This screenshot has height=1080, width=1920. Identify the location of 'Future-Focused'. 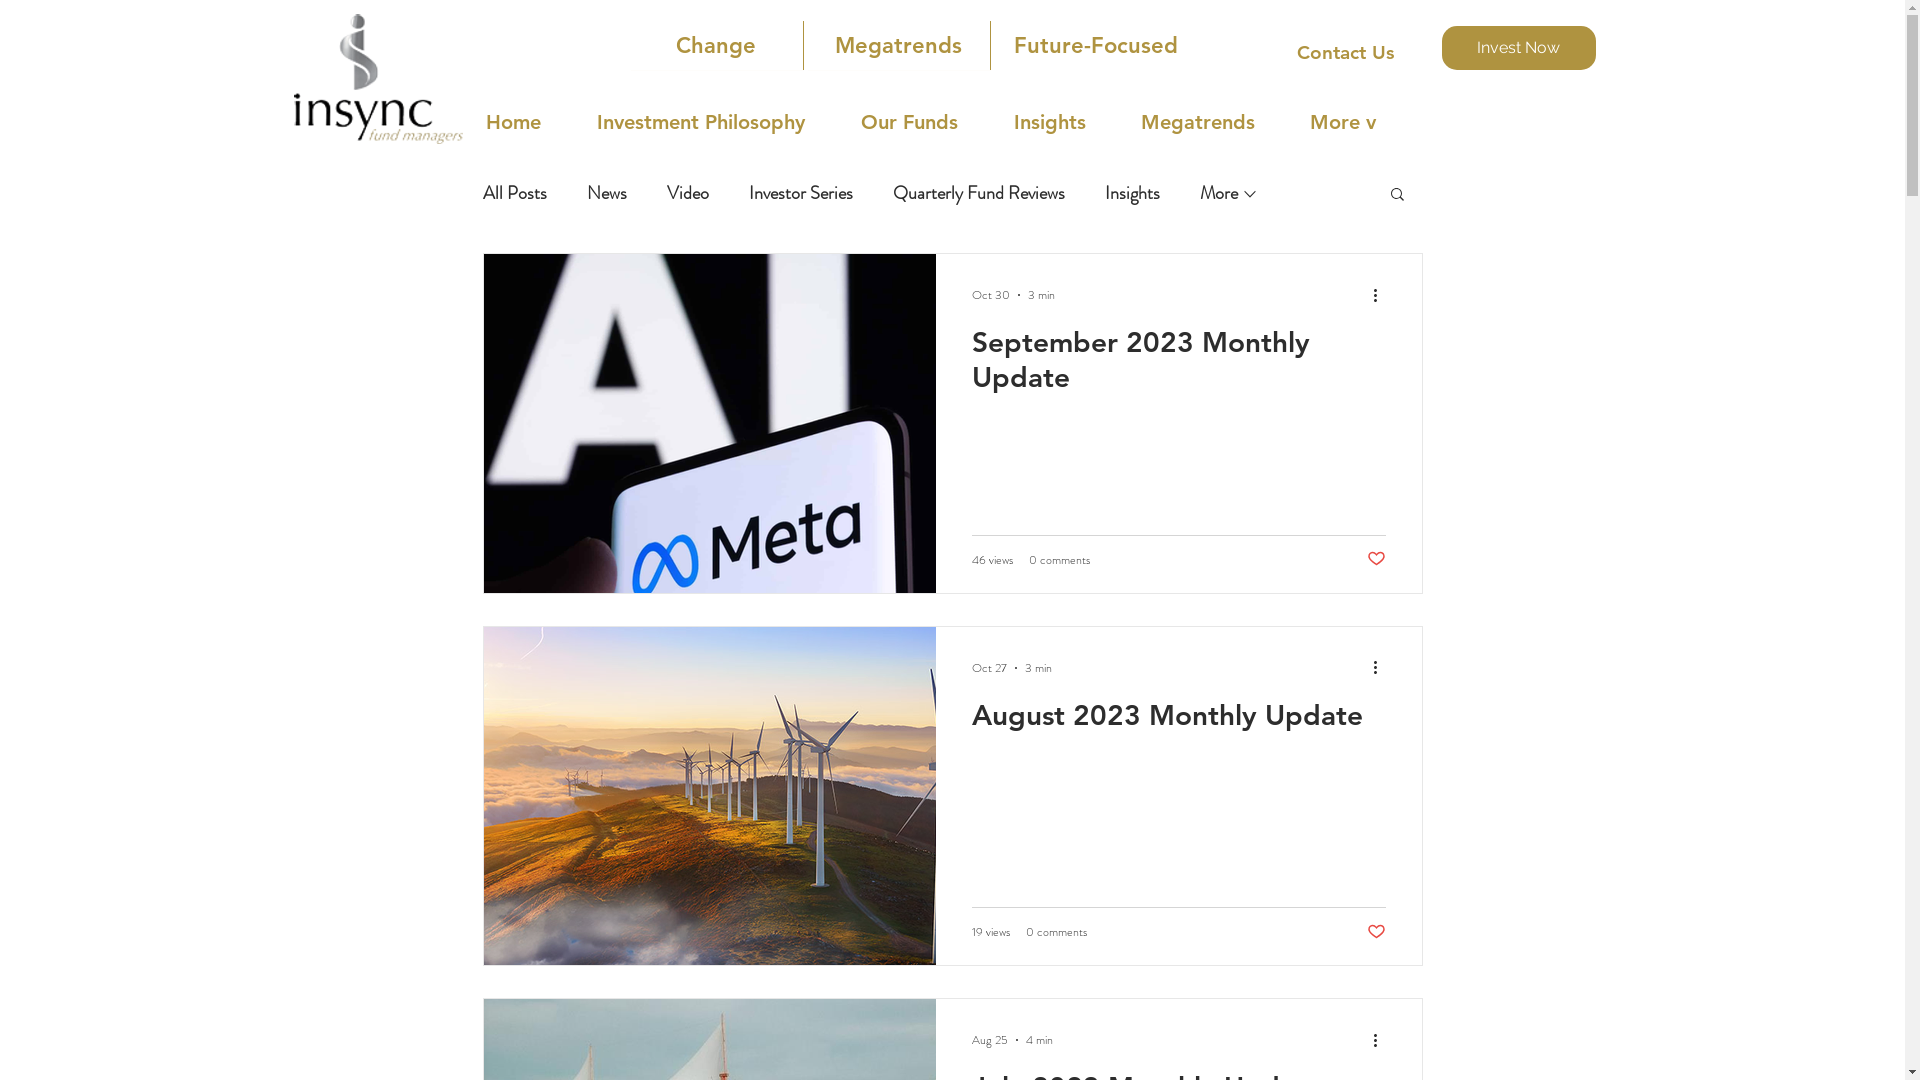
(1094, 45).